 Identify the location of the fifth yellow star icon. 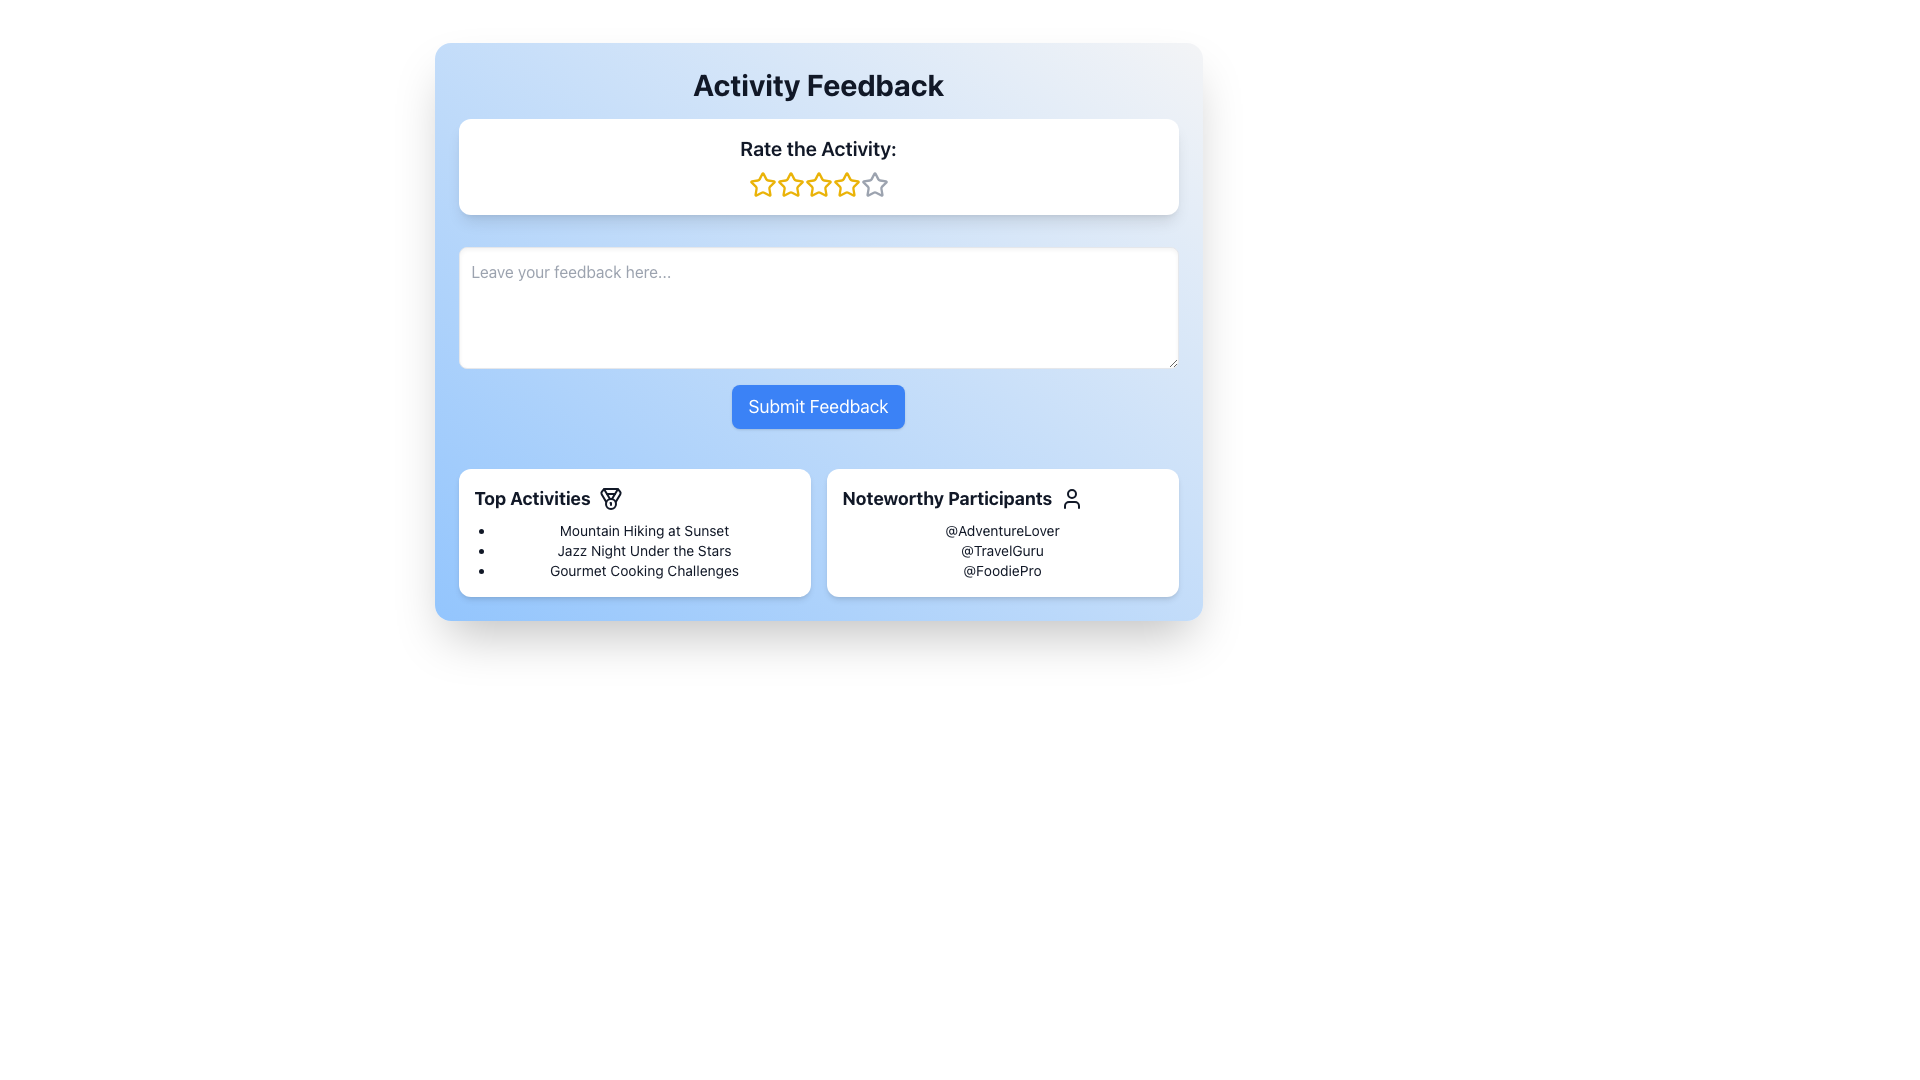
(846, 185).